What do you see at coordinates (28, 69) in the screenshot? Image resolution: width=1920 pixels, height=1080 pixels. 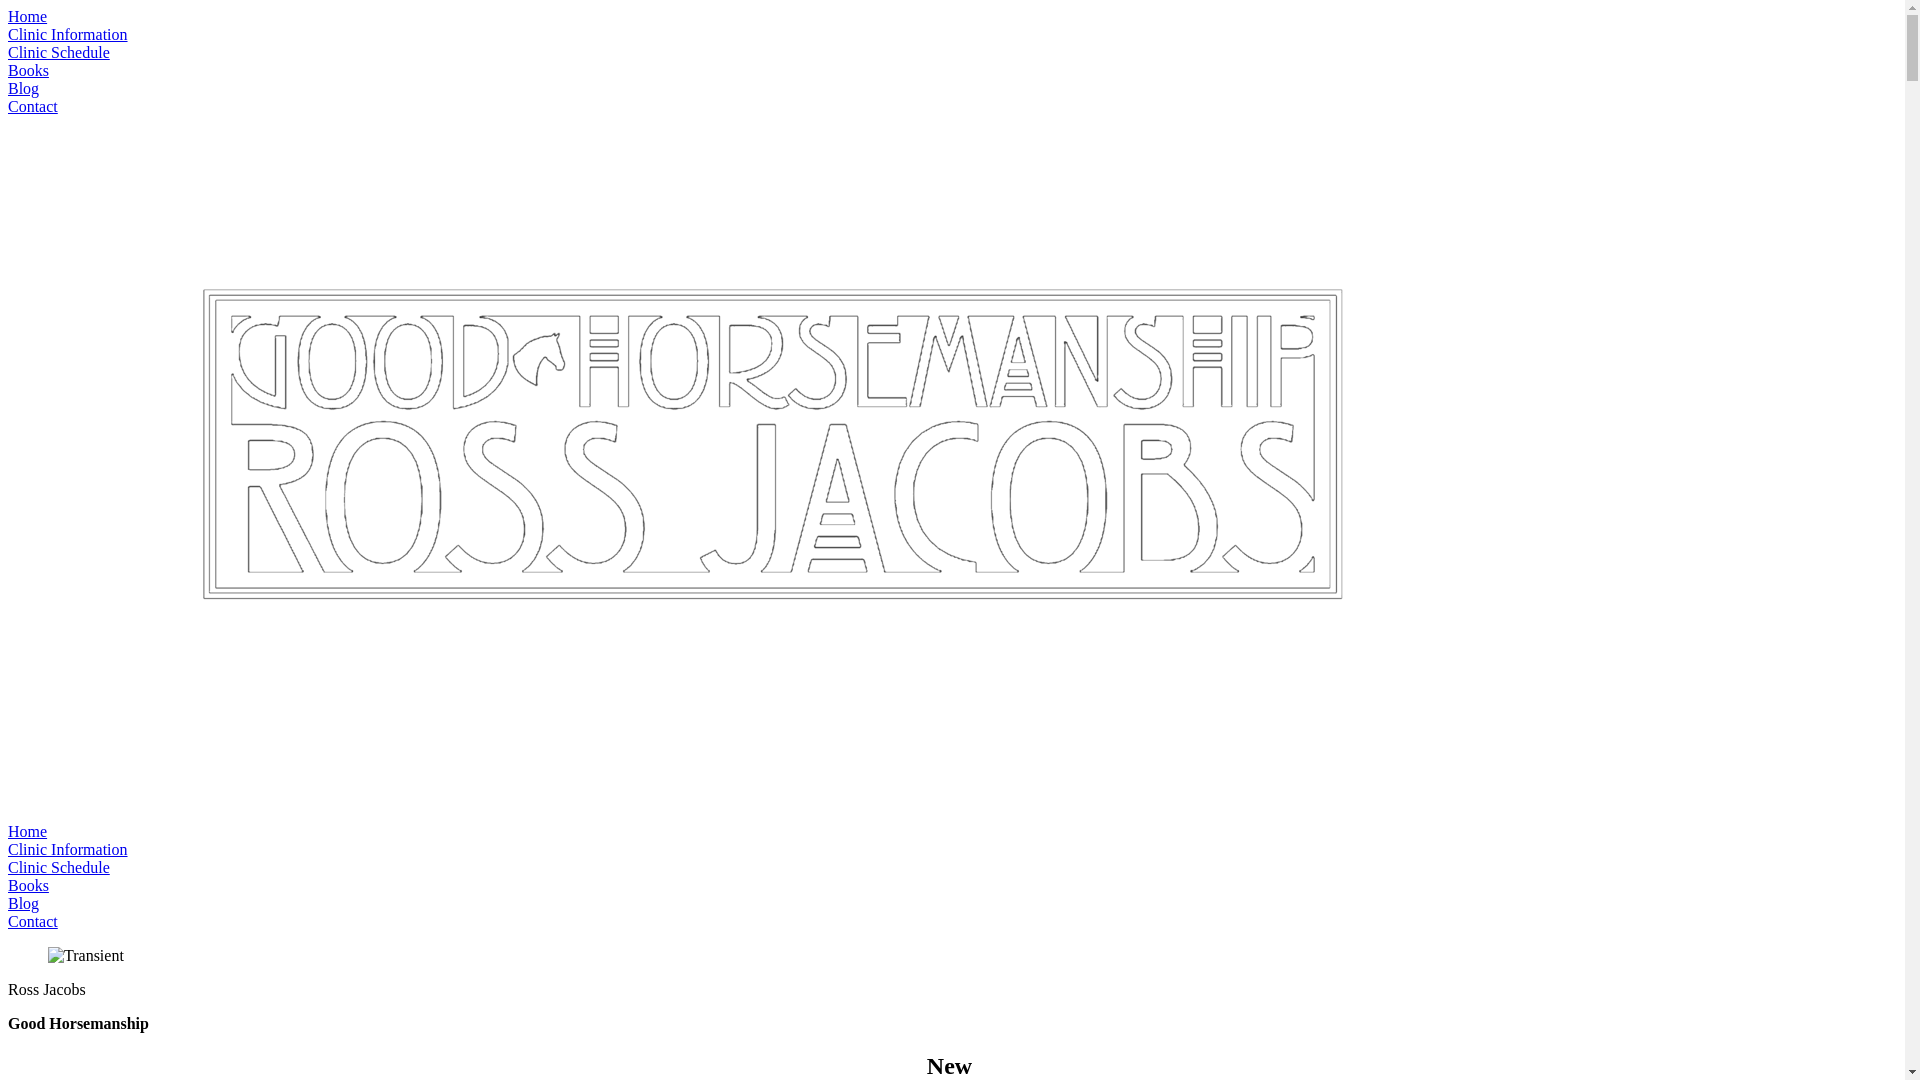 I see `'Books'` at bounding box center [28, 69].